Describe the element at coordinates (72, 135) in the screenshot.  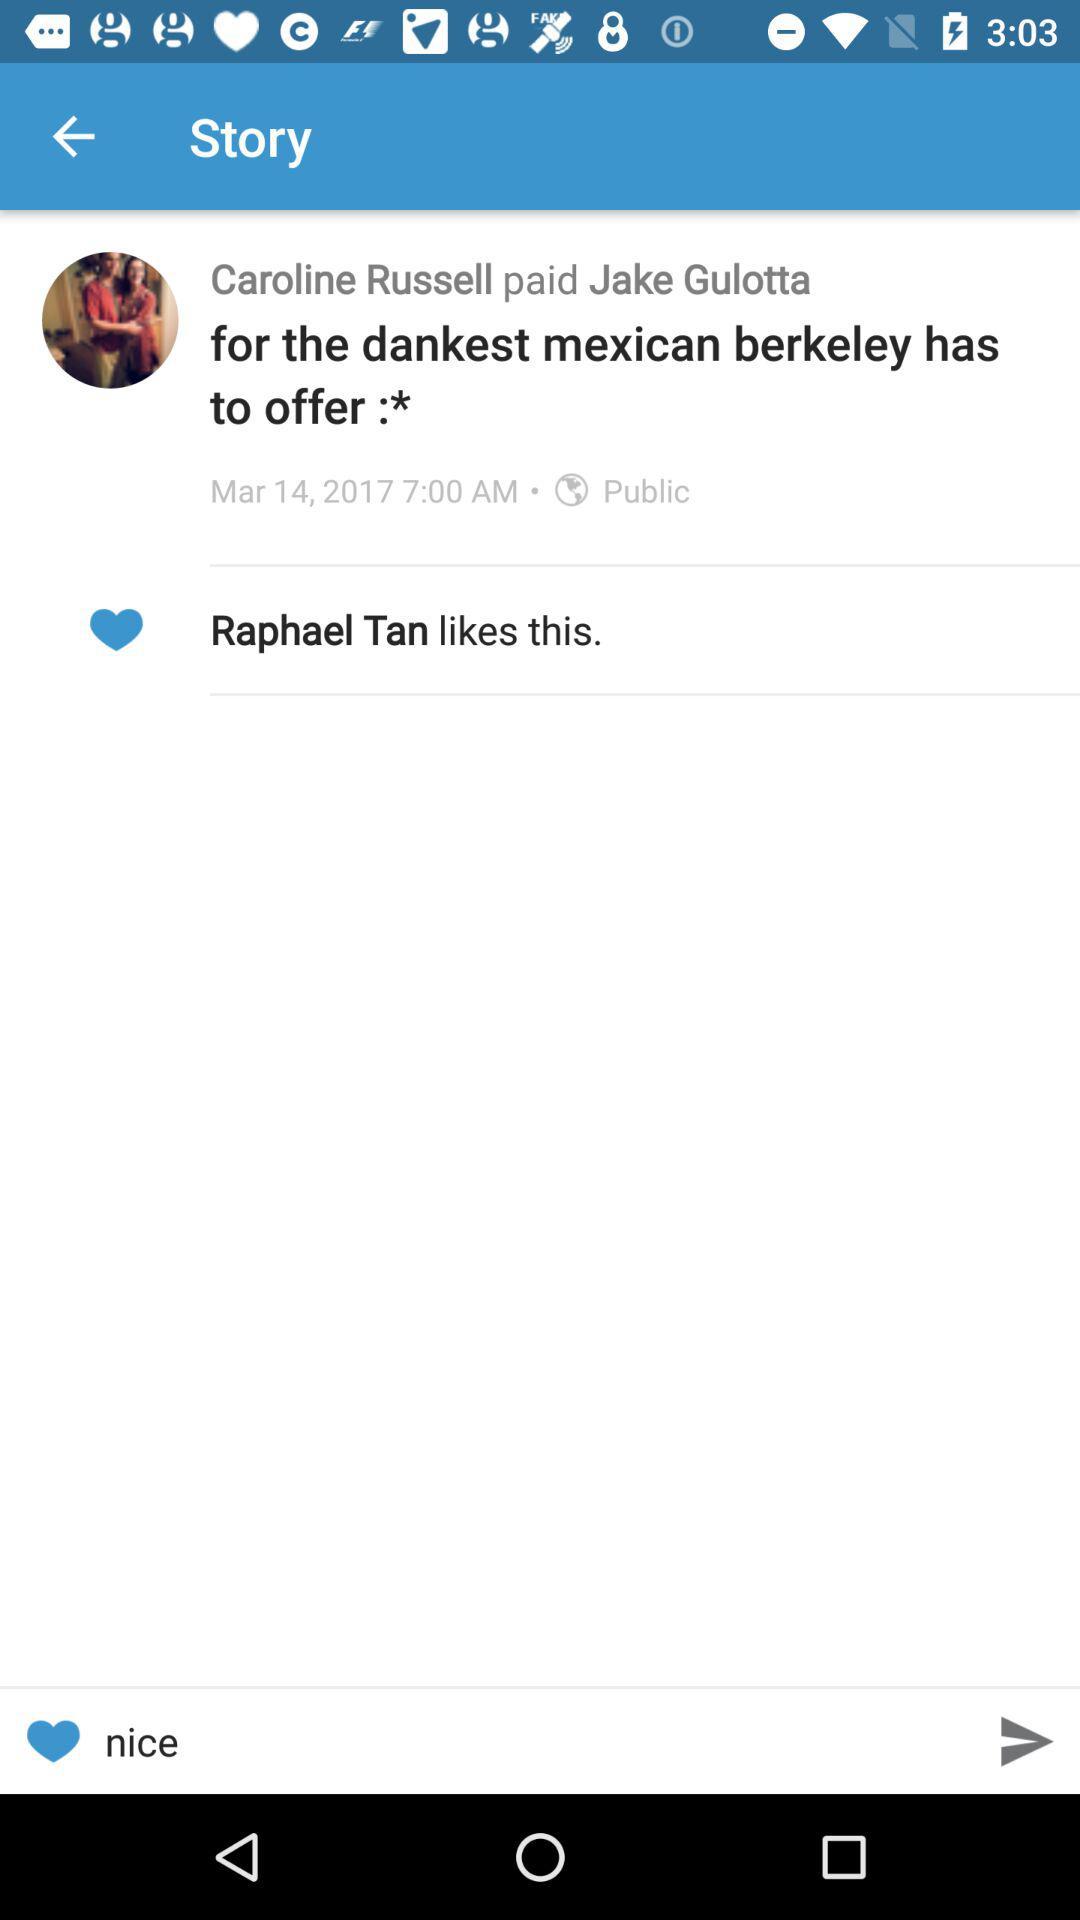
I see `icon next to the story app` at that location.